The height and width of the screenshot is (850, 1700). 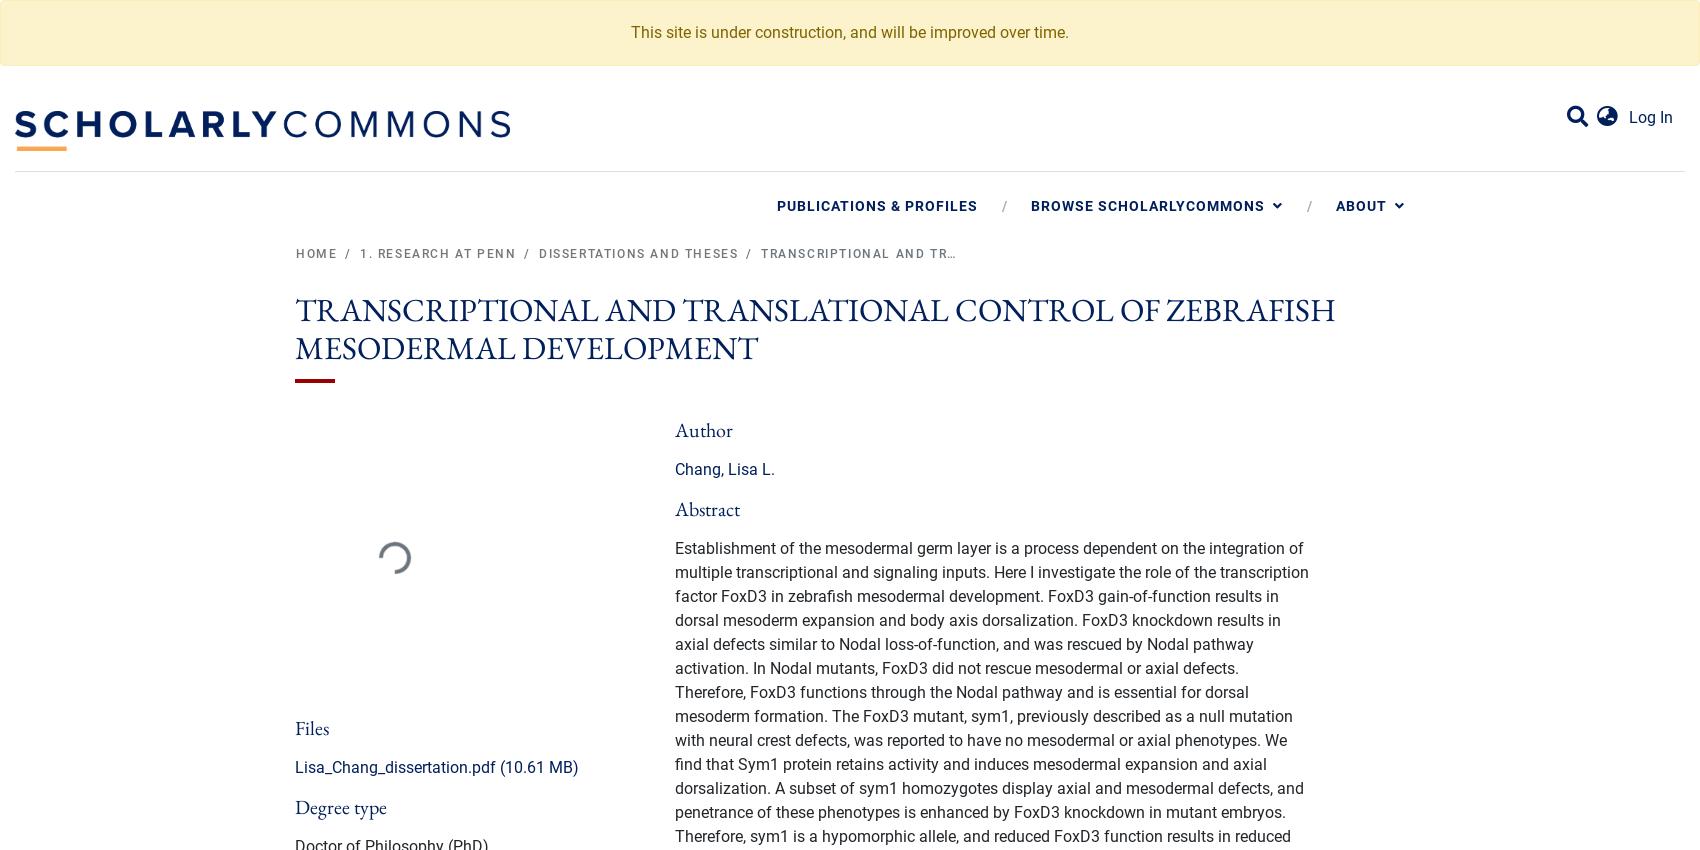 What do you see at coordinates (394, 765) in the screenshot?
I see `'Lisa_Chang_dissertation.pdf'` at bounding box center [394, 765].